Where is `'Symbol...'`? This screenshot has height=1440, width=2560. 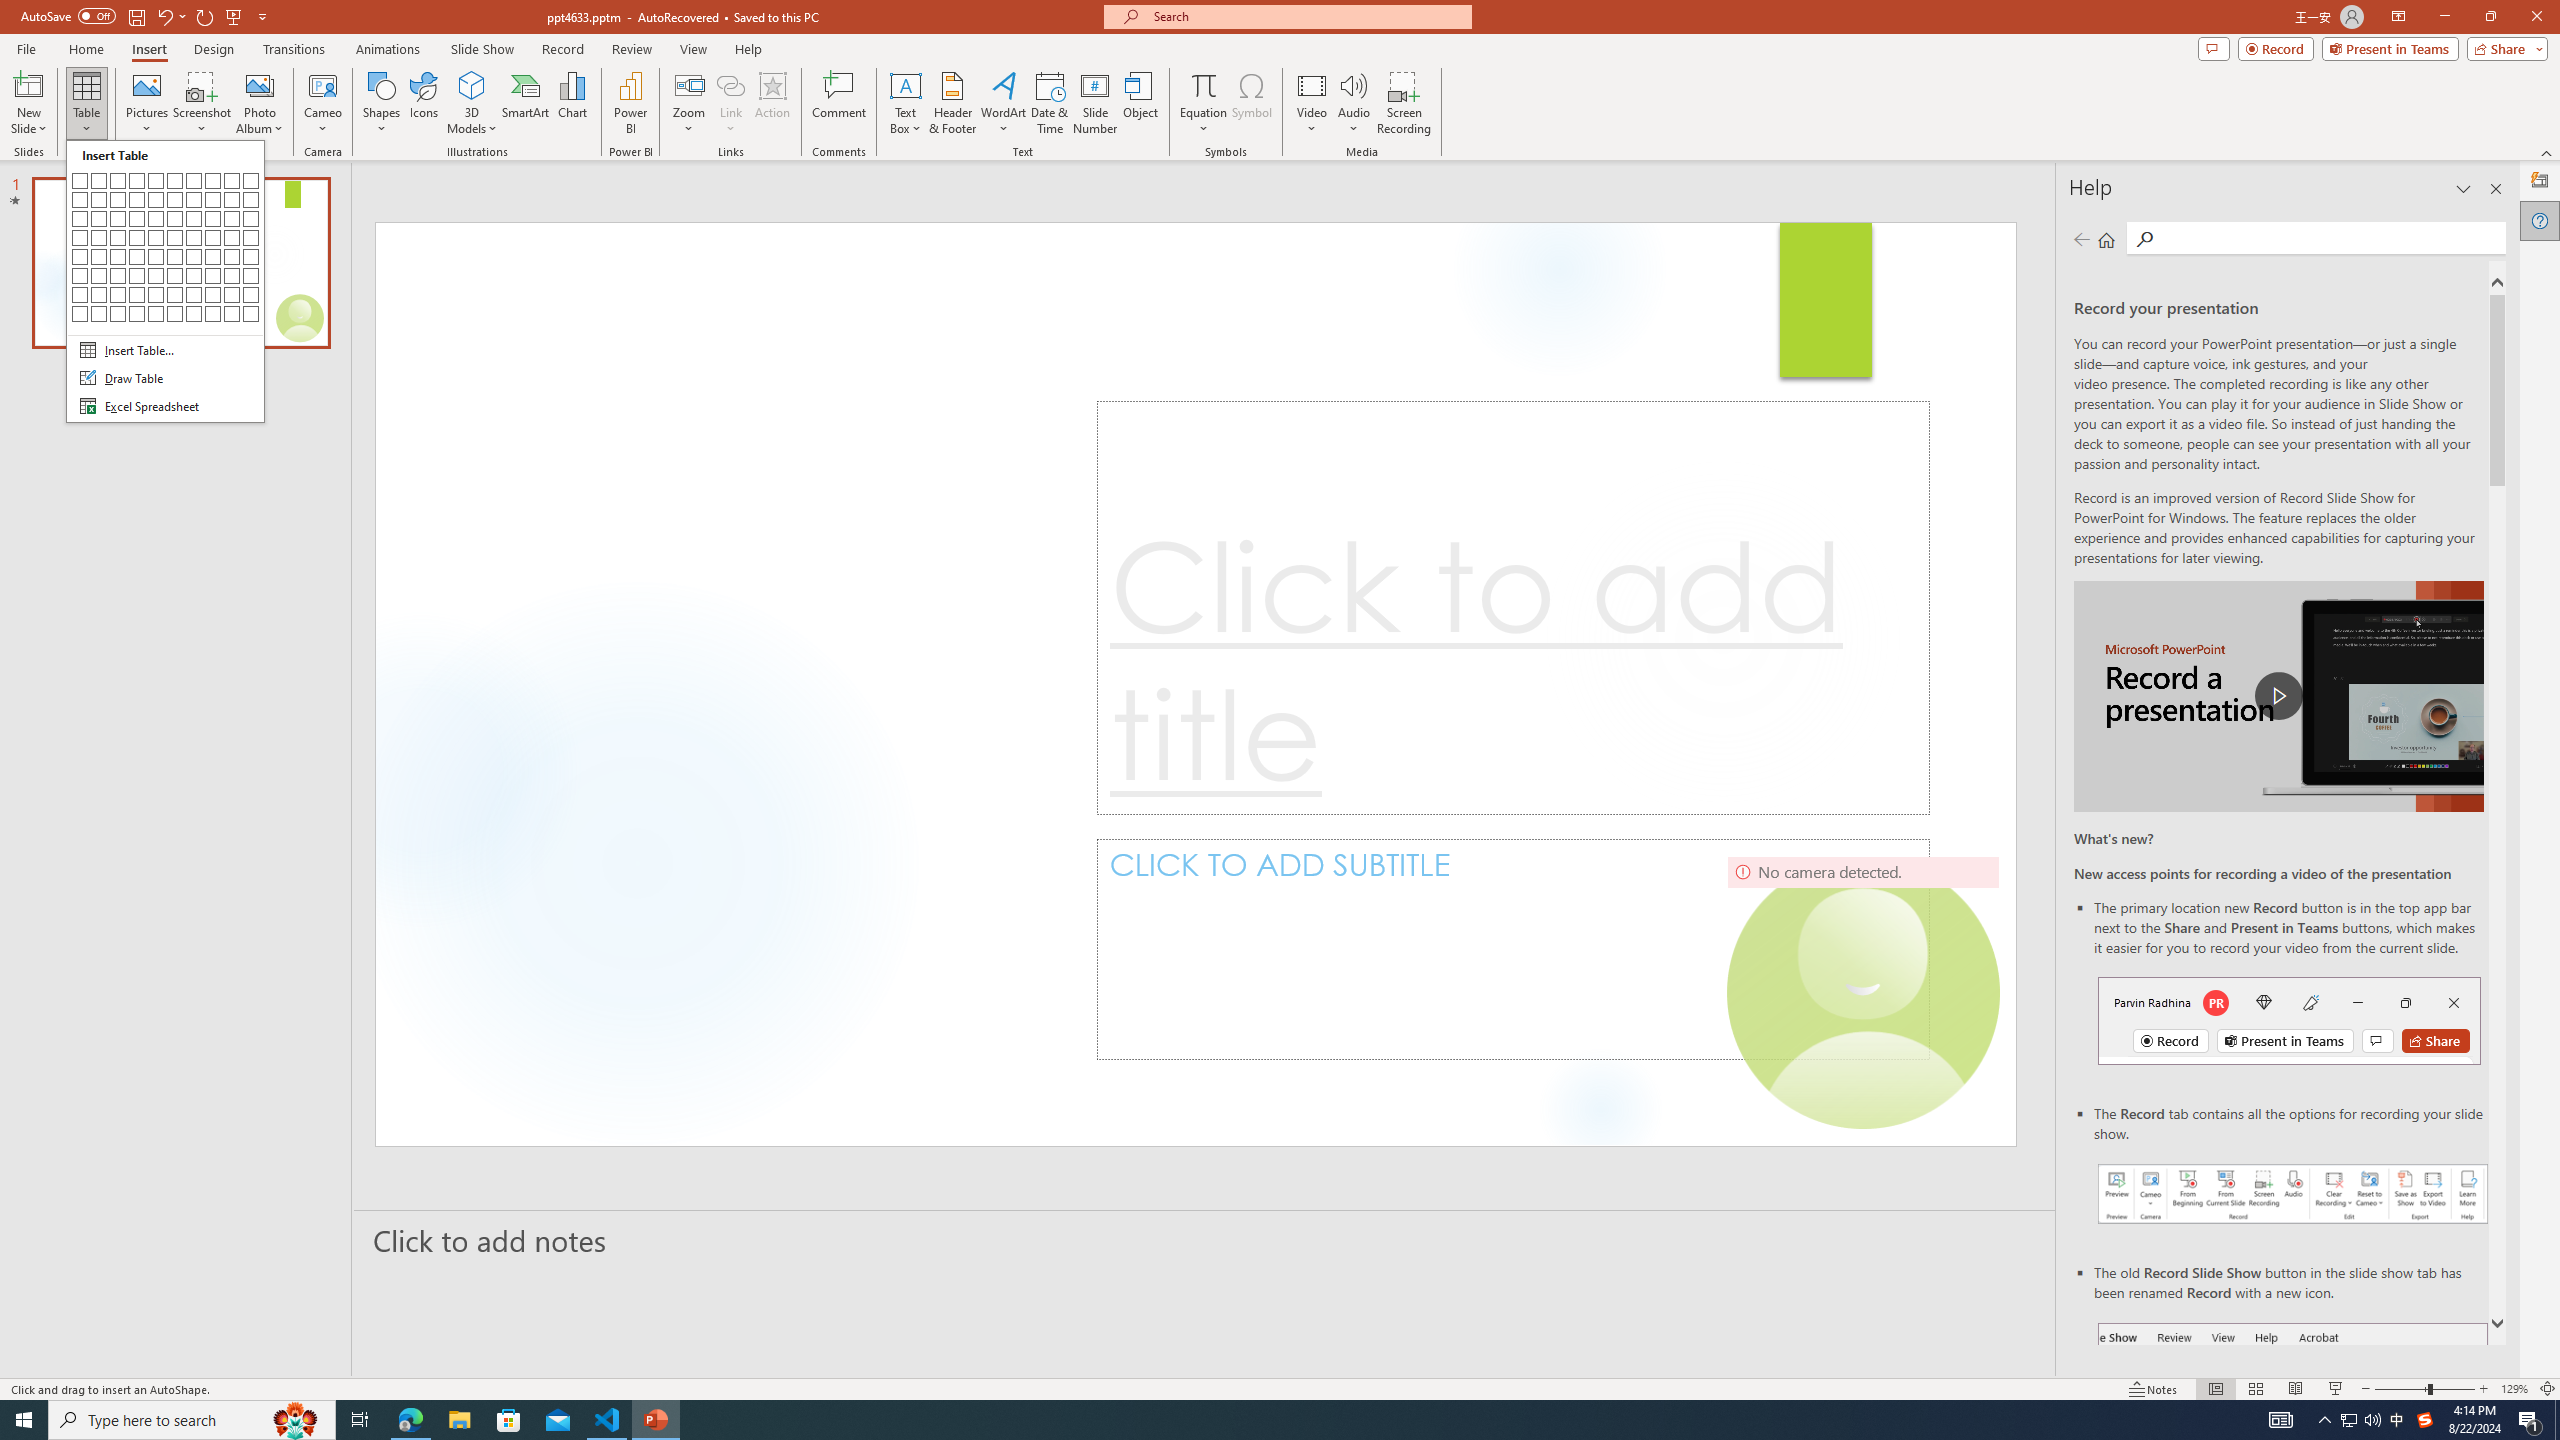 'Symbol...' is located at coordinates (1251, 103).